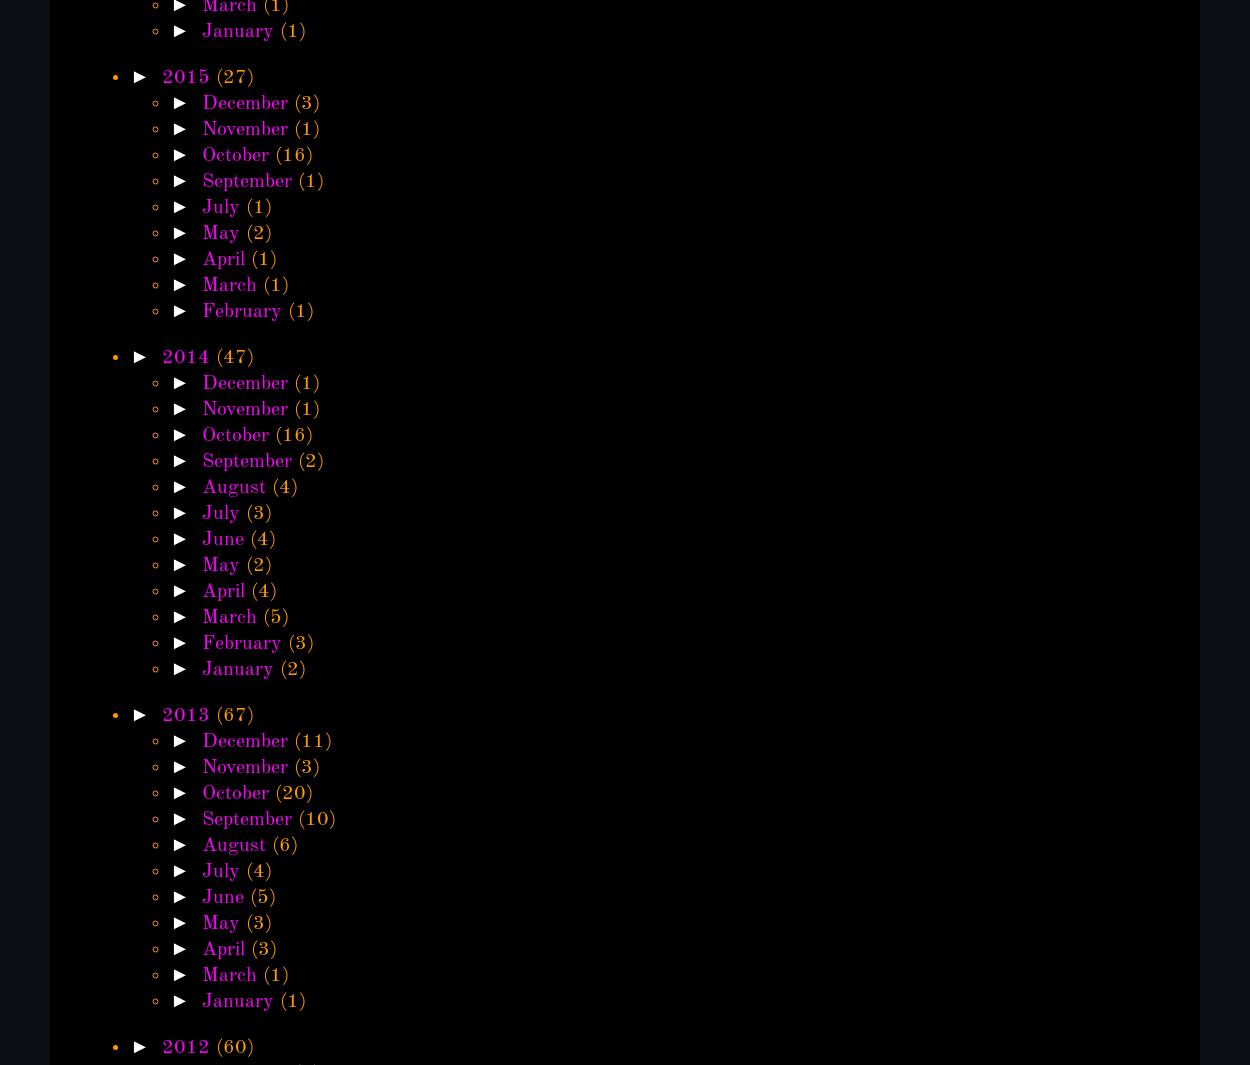 The height and width of the screenshot is (1065, 1250). What do you see at coordinates (185, 357) in the screenshot?
I see `'2014'` at bounding box center [185, 357].